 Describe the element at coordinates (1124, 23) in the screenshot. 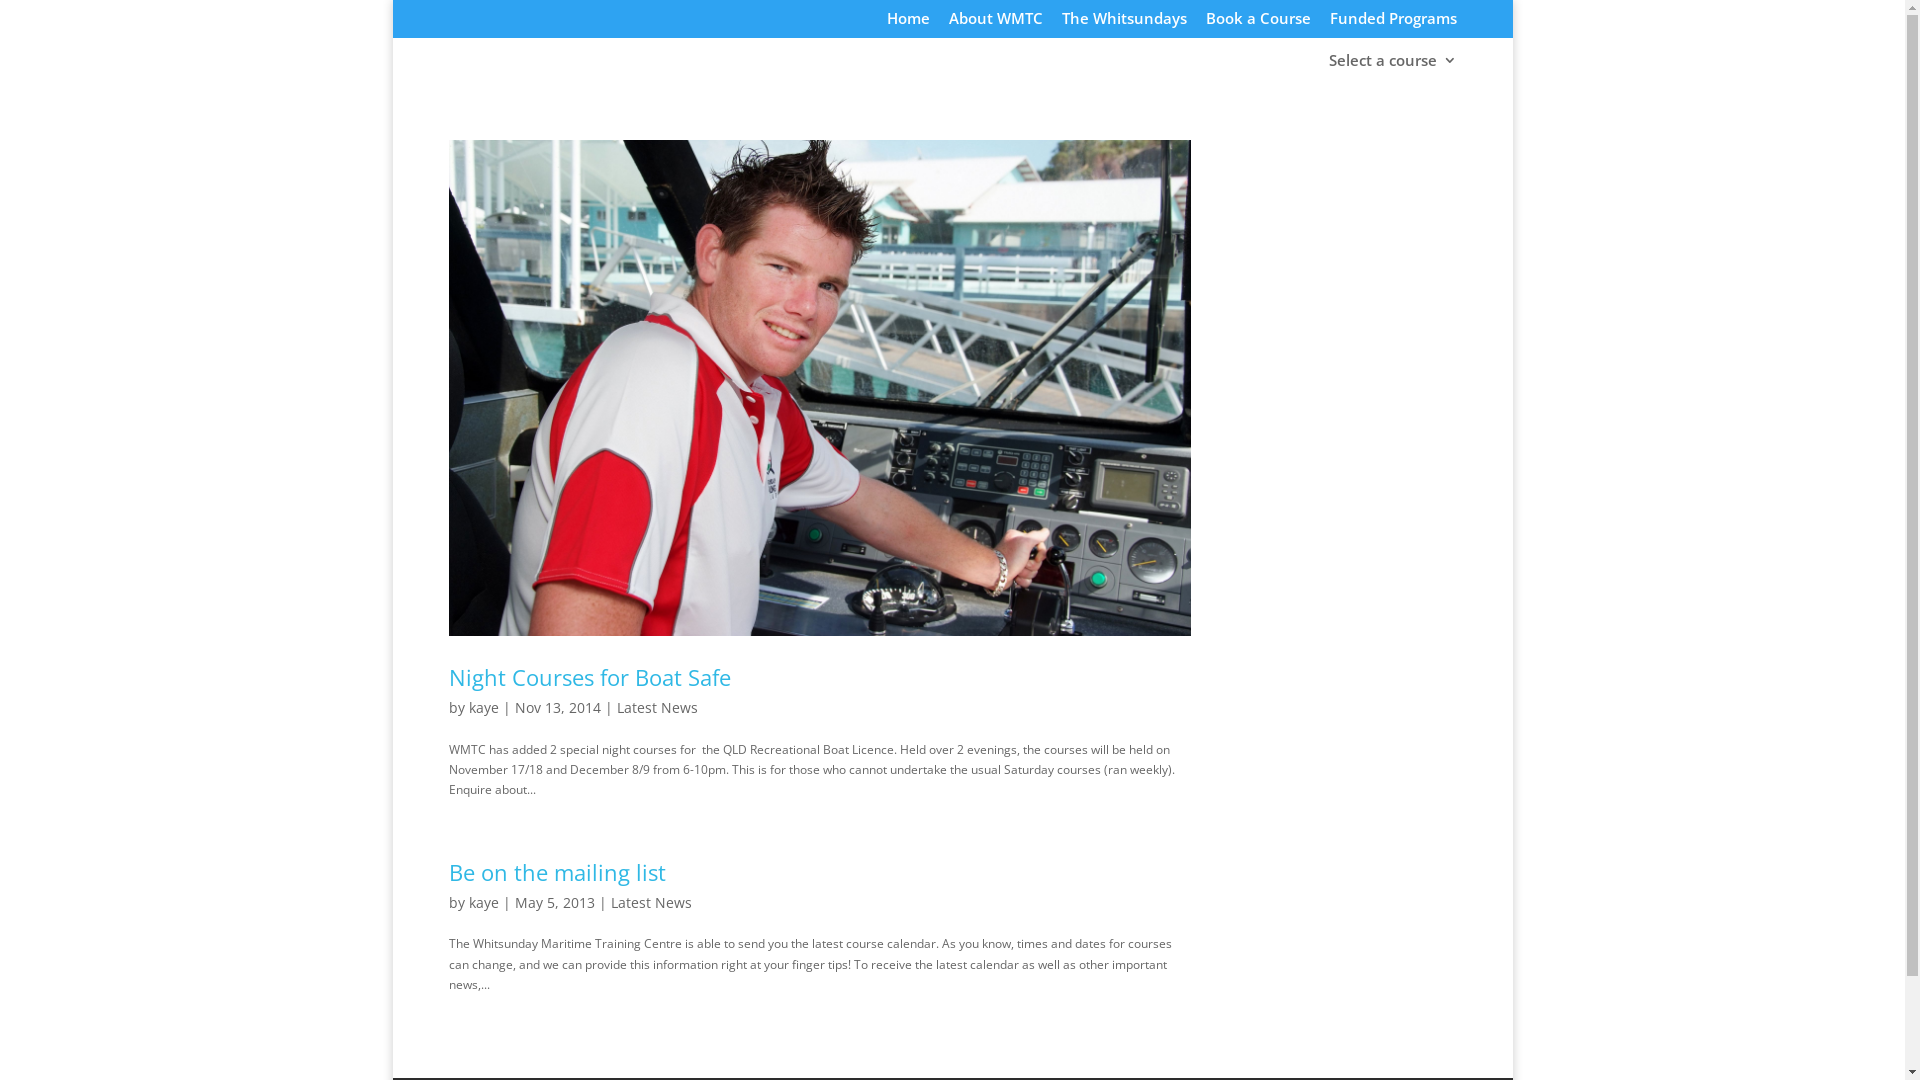

I see `'The Whitsundays'` at that location.